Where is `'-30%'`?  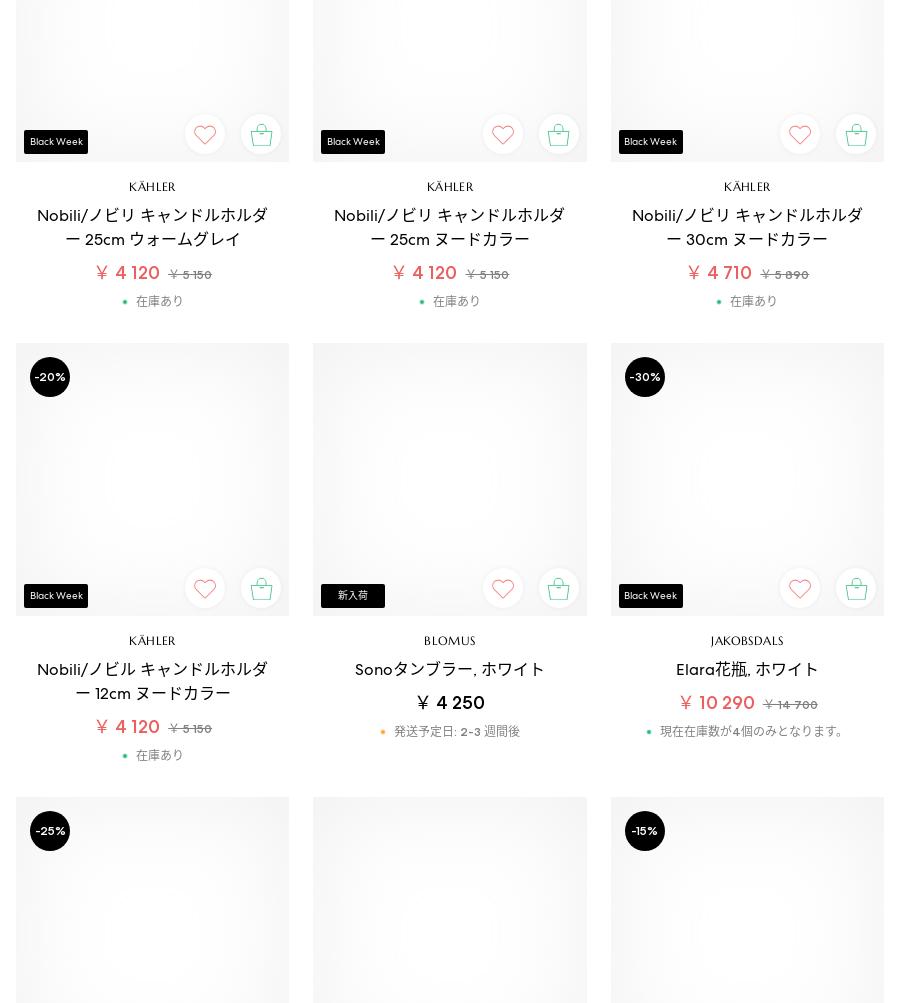
'-30%' is located at coordinates (628, 374).